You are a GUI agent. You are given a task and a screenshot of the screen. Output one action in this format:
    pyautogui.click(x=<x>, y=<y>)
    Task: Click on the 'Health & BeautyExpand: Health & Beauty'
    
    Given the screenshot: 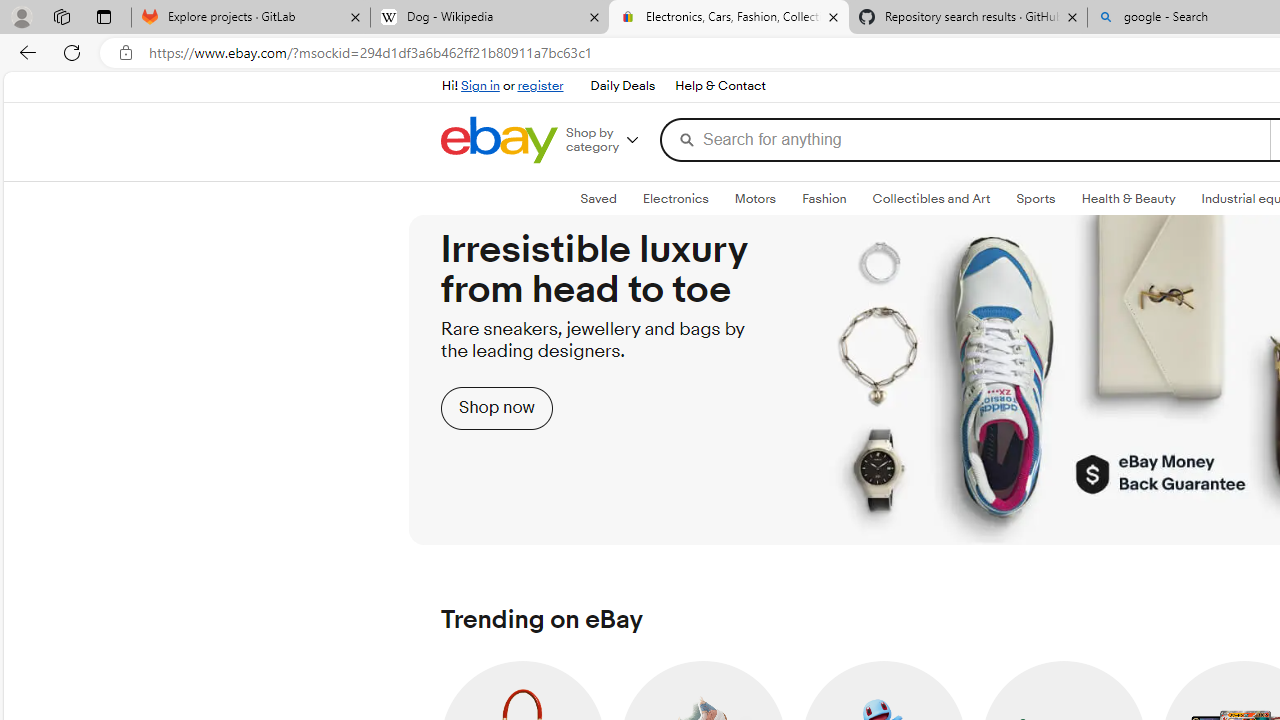 What is the action you would take?
    pyautogui.click(x=1128, y=199)
    